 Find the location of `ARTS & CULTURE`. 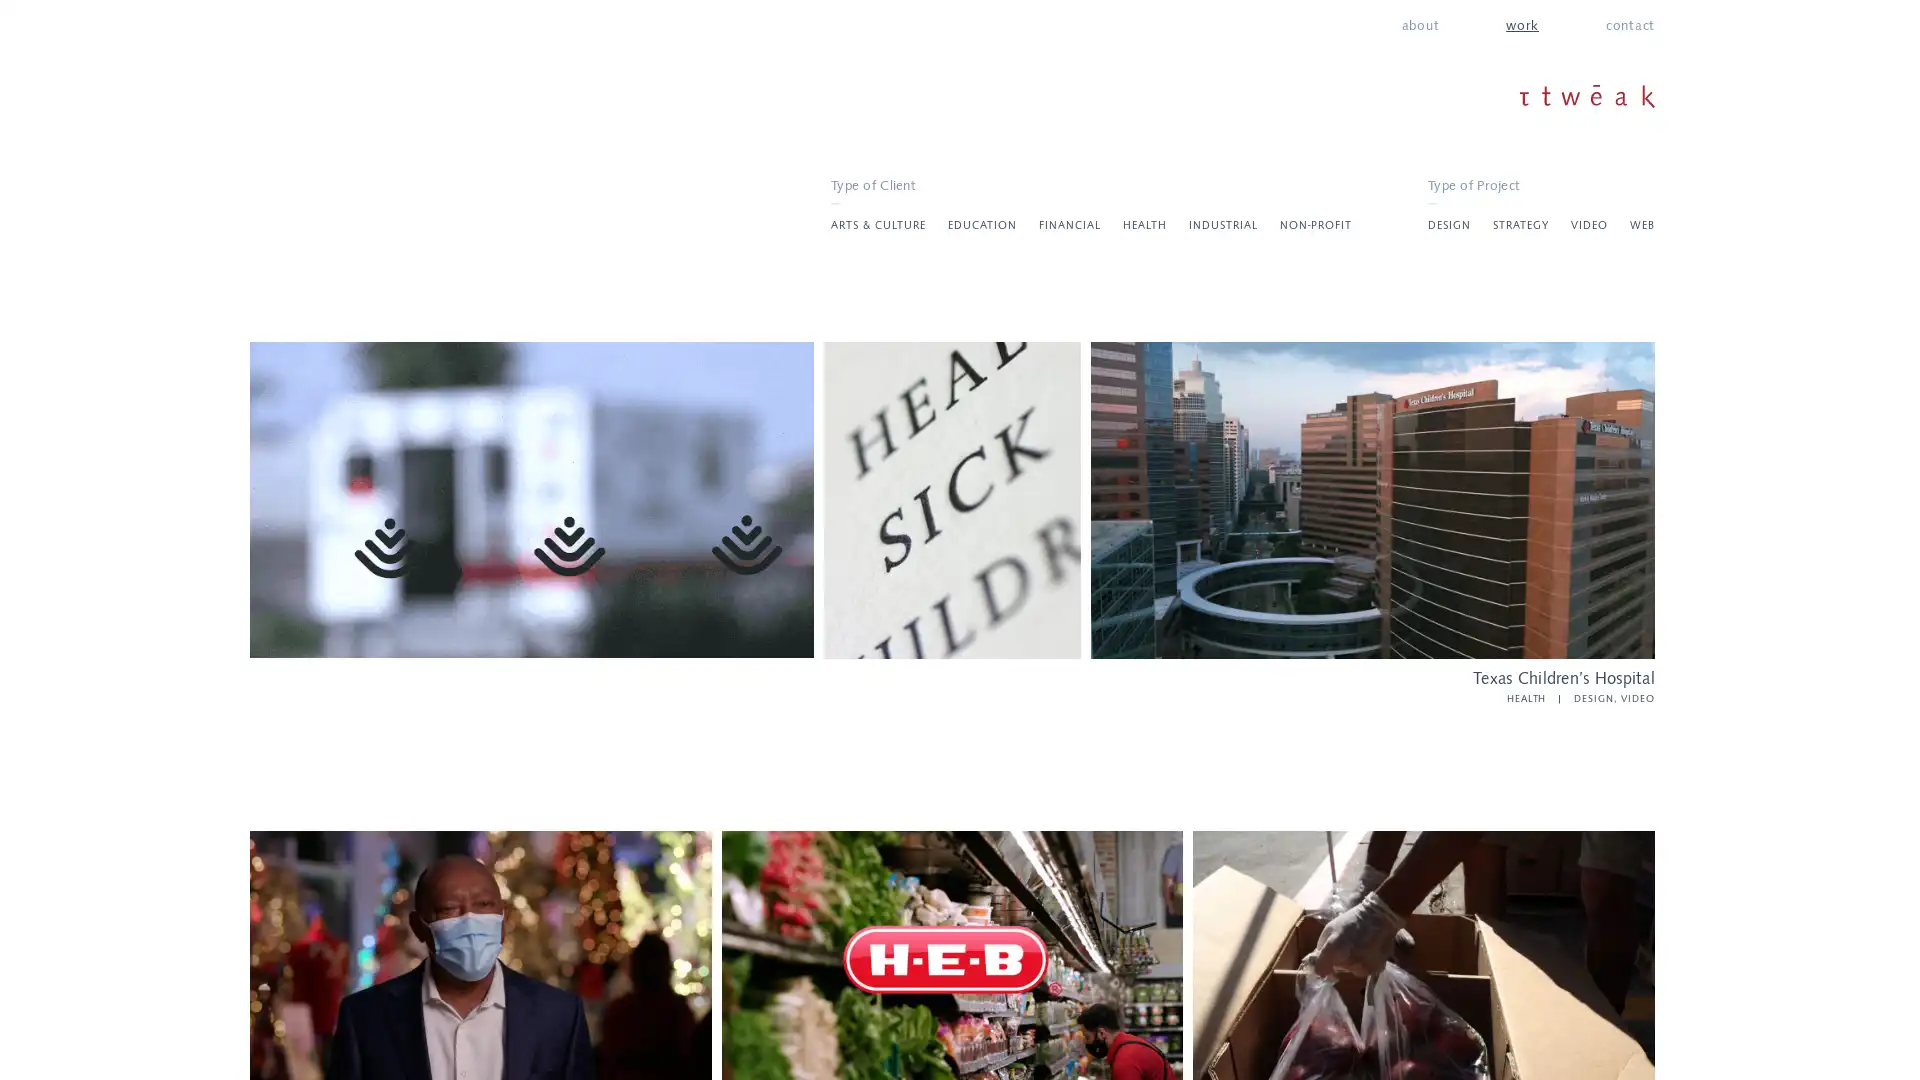

ARTS & CULTURE is located at coordinates (878, 225).